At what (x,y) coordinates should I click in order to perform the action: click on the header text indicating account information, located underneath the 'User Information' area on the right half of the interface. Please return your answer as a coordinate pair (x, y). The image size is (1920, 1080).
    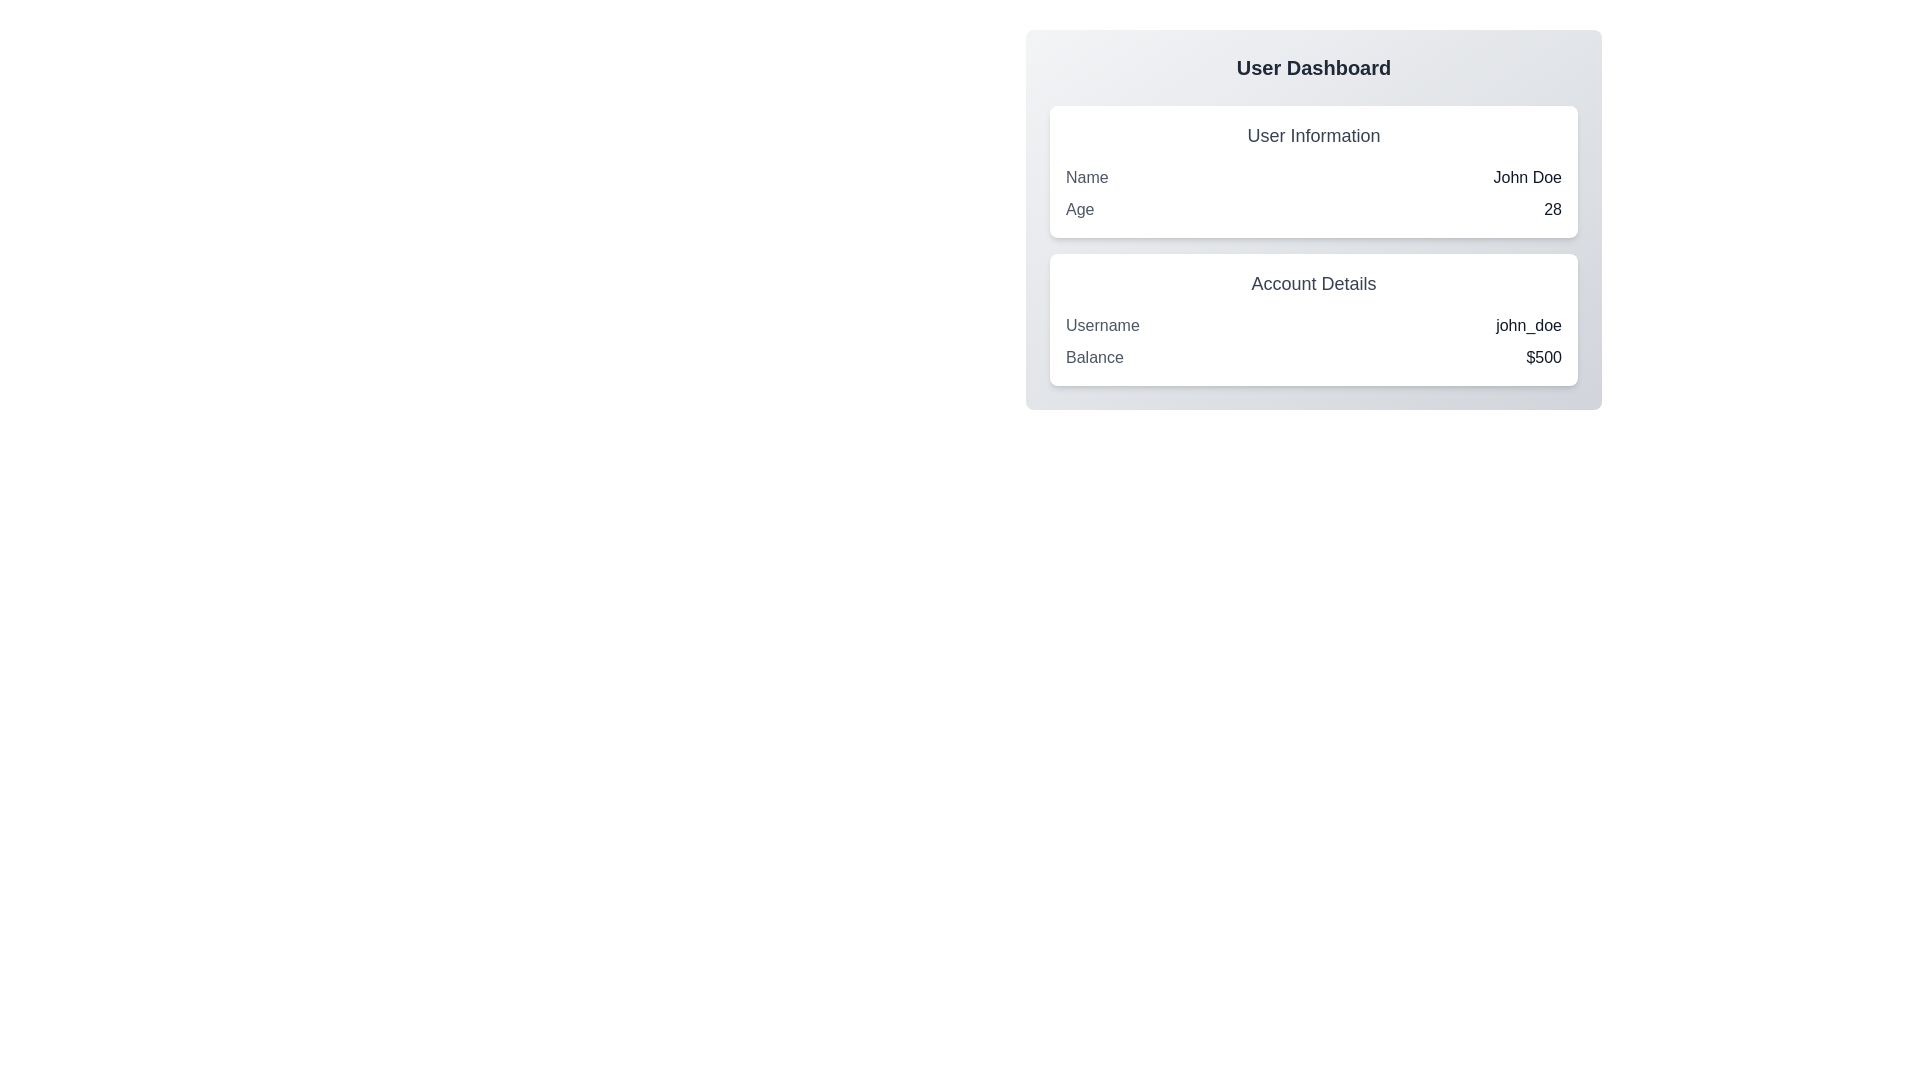
    Looking at the image, I should click on (1314, 284).